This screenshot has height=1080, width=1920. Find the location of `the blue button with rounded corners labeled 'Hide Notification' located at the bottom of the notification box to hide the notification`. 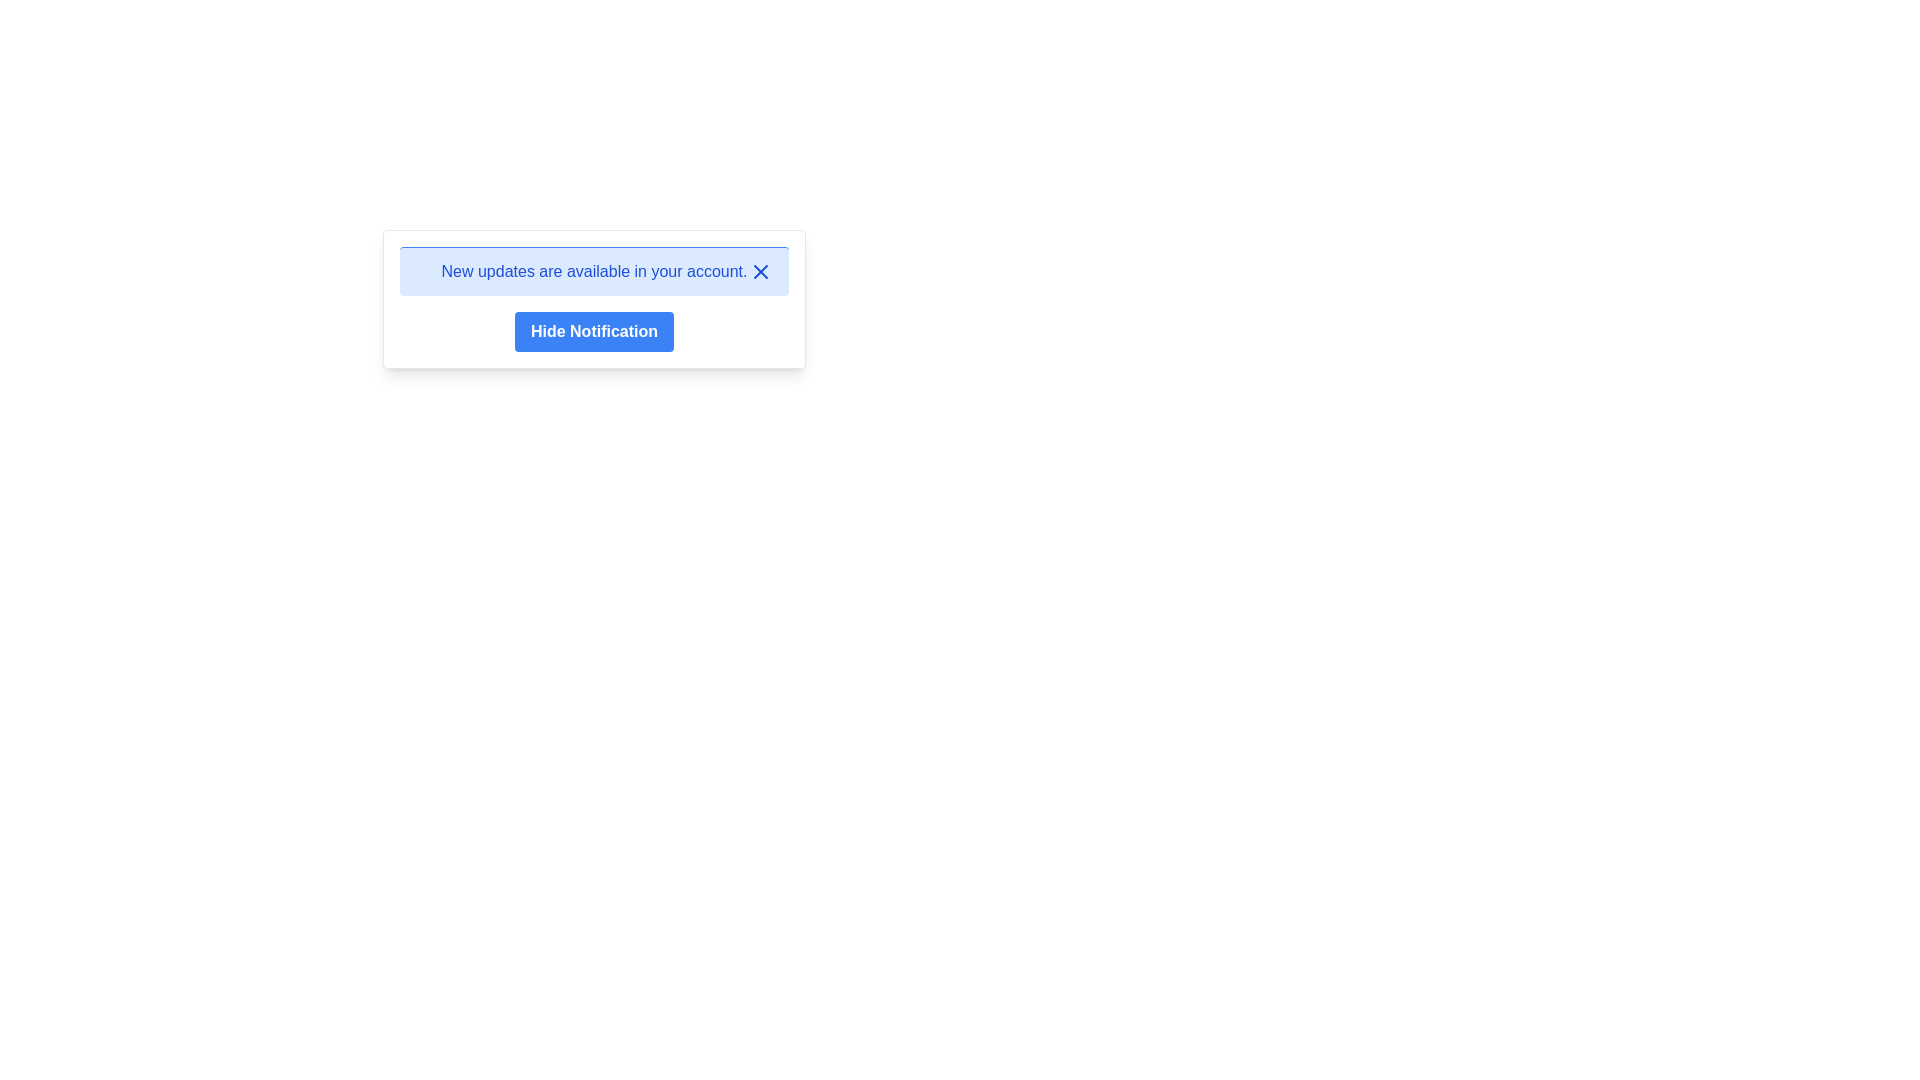

the blue button with rounded corners labeled 'Hide Notification' located at the bottom of the notification box to hide the notification is located at coordinates (593, 330).